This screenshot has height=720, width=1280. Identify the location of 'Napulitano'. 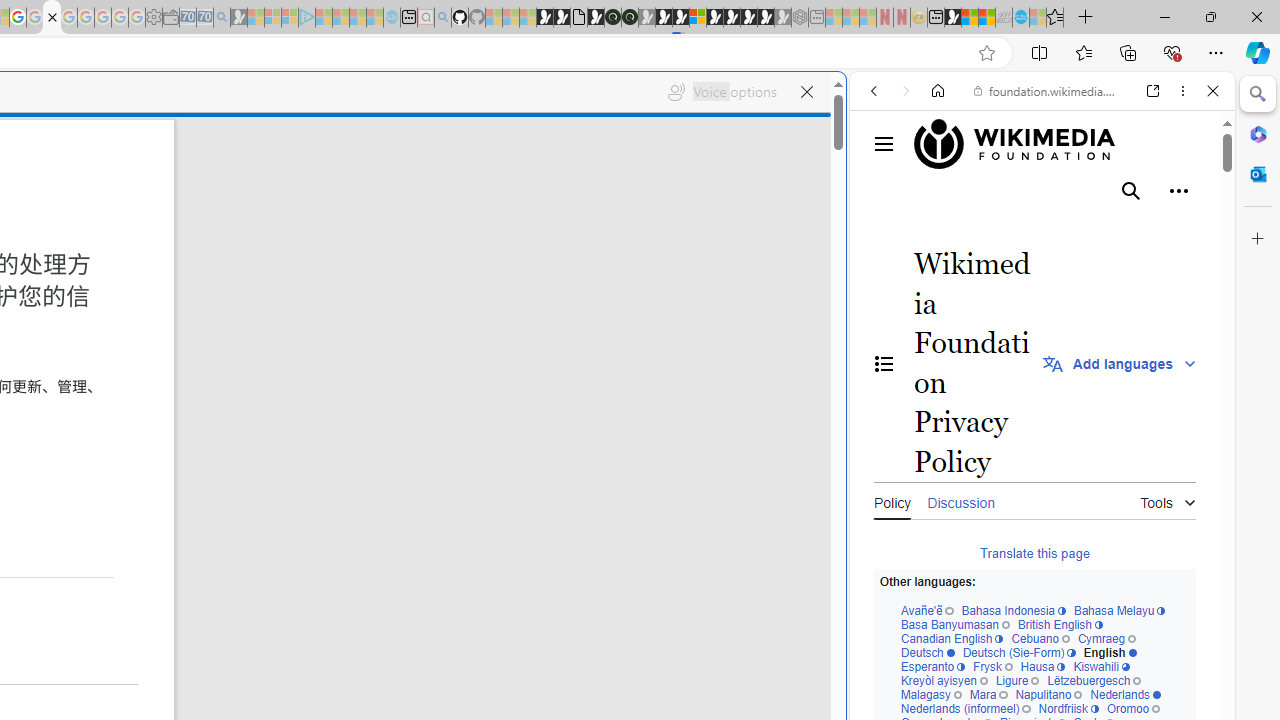
(1047, 694).